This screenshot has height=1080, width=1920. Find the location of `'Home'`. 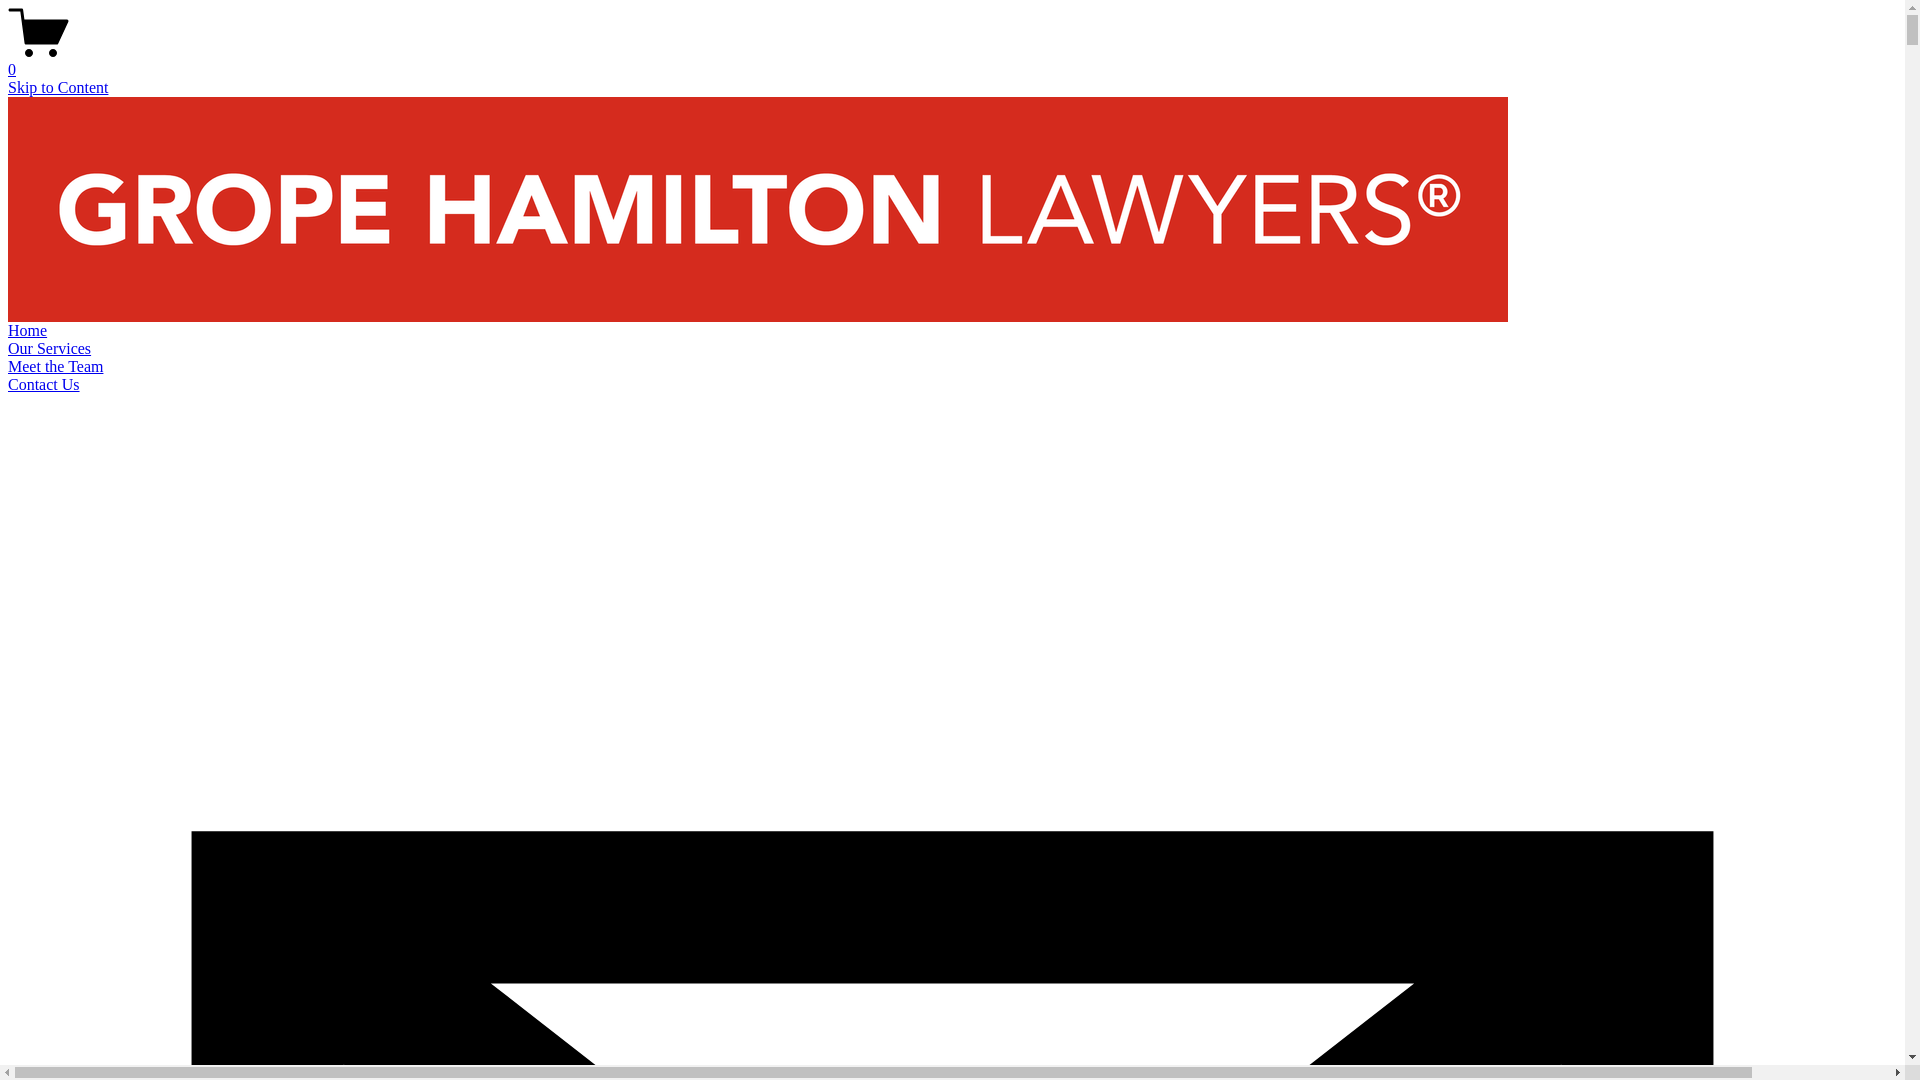

'Home' is located at coordinates (27, 329).